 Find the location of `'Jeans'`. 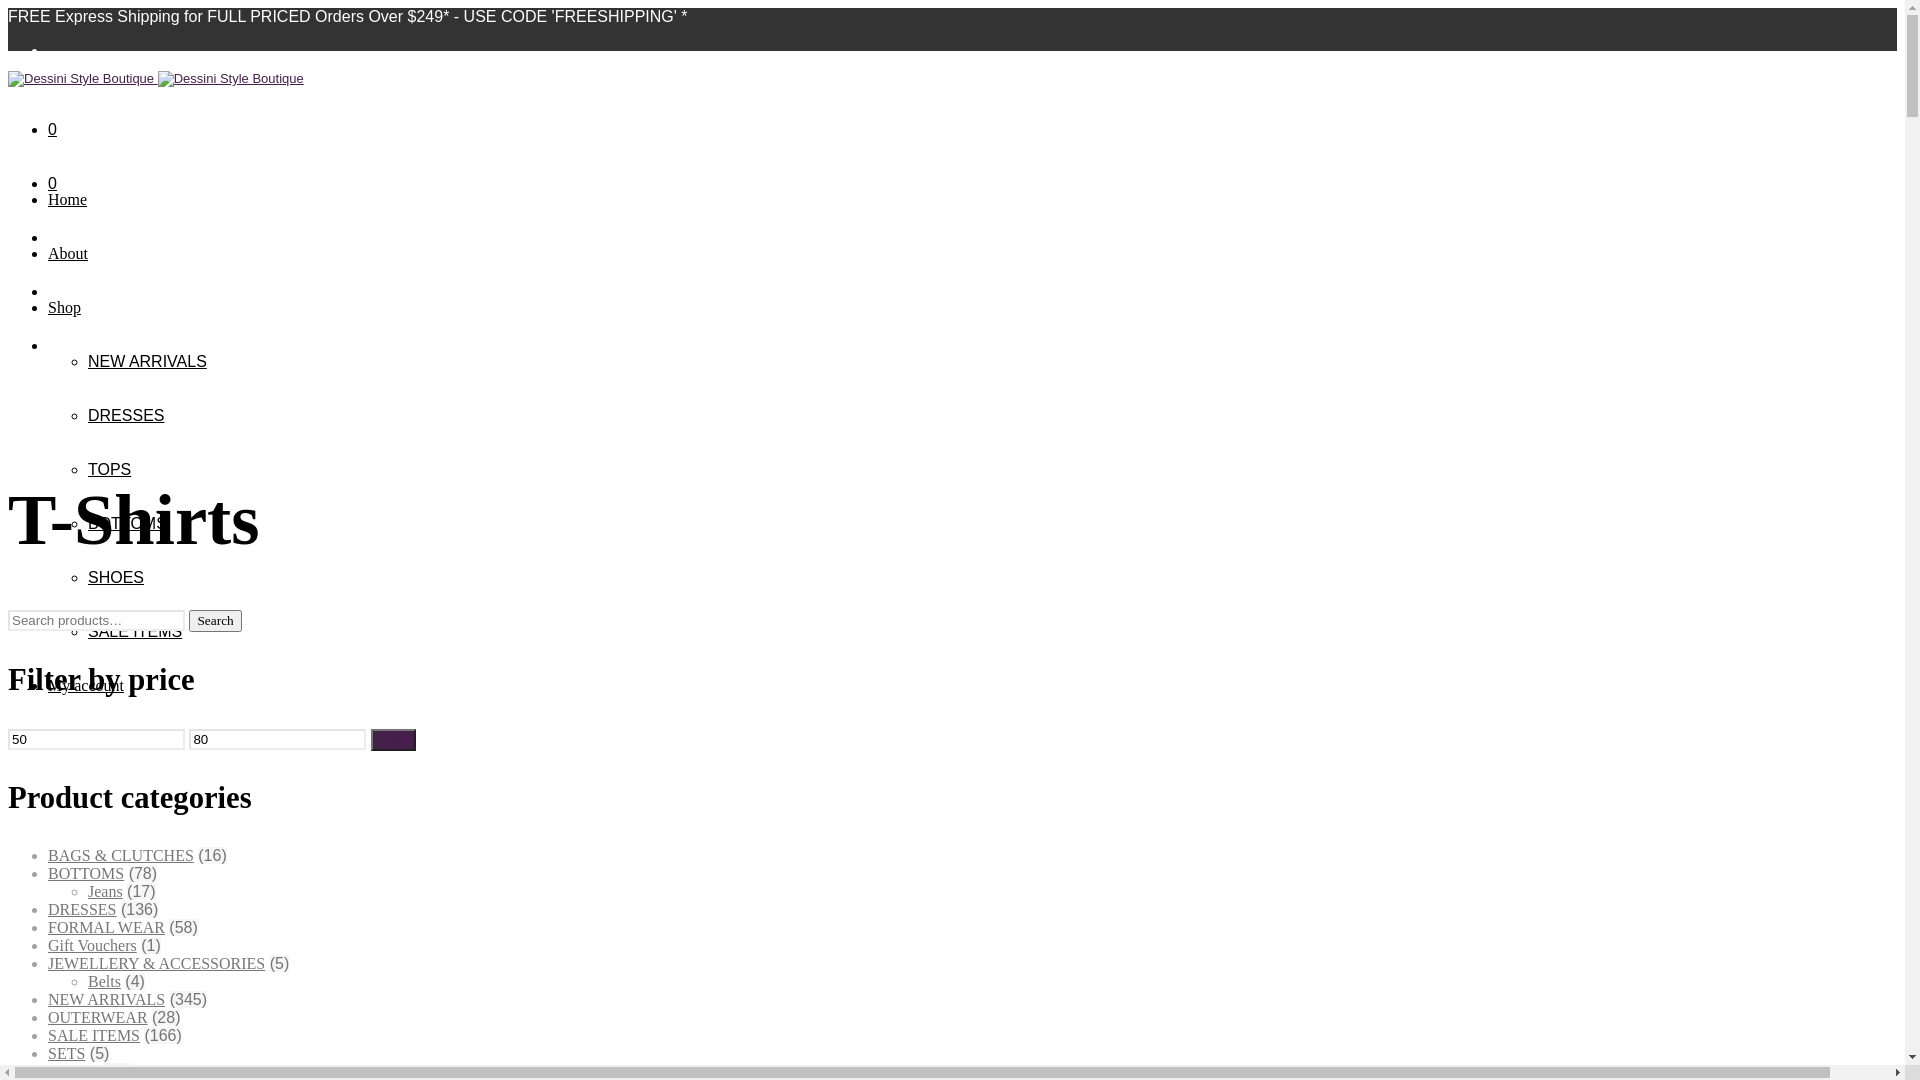

'Jeans' is located at coordinates (104, 890).